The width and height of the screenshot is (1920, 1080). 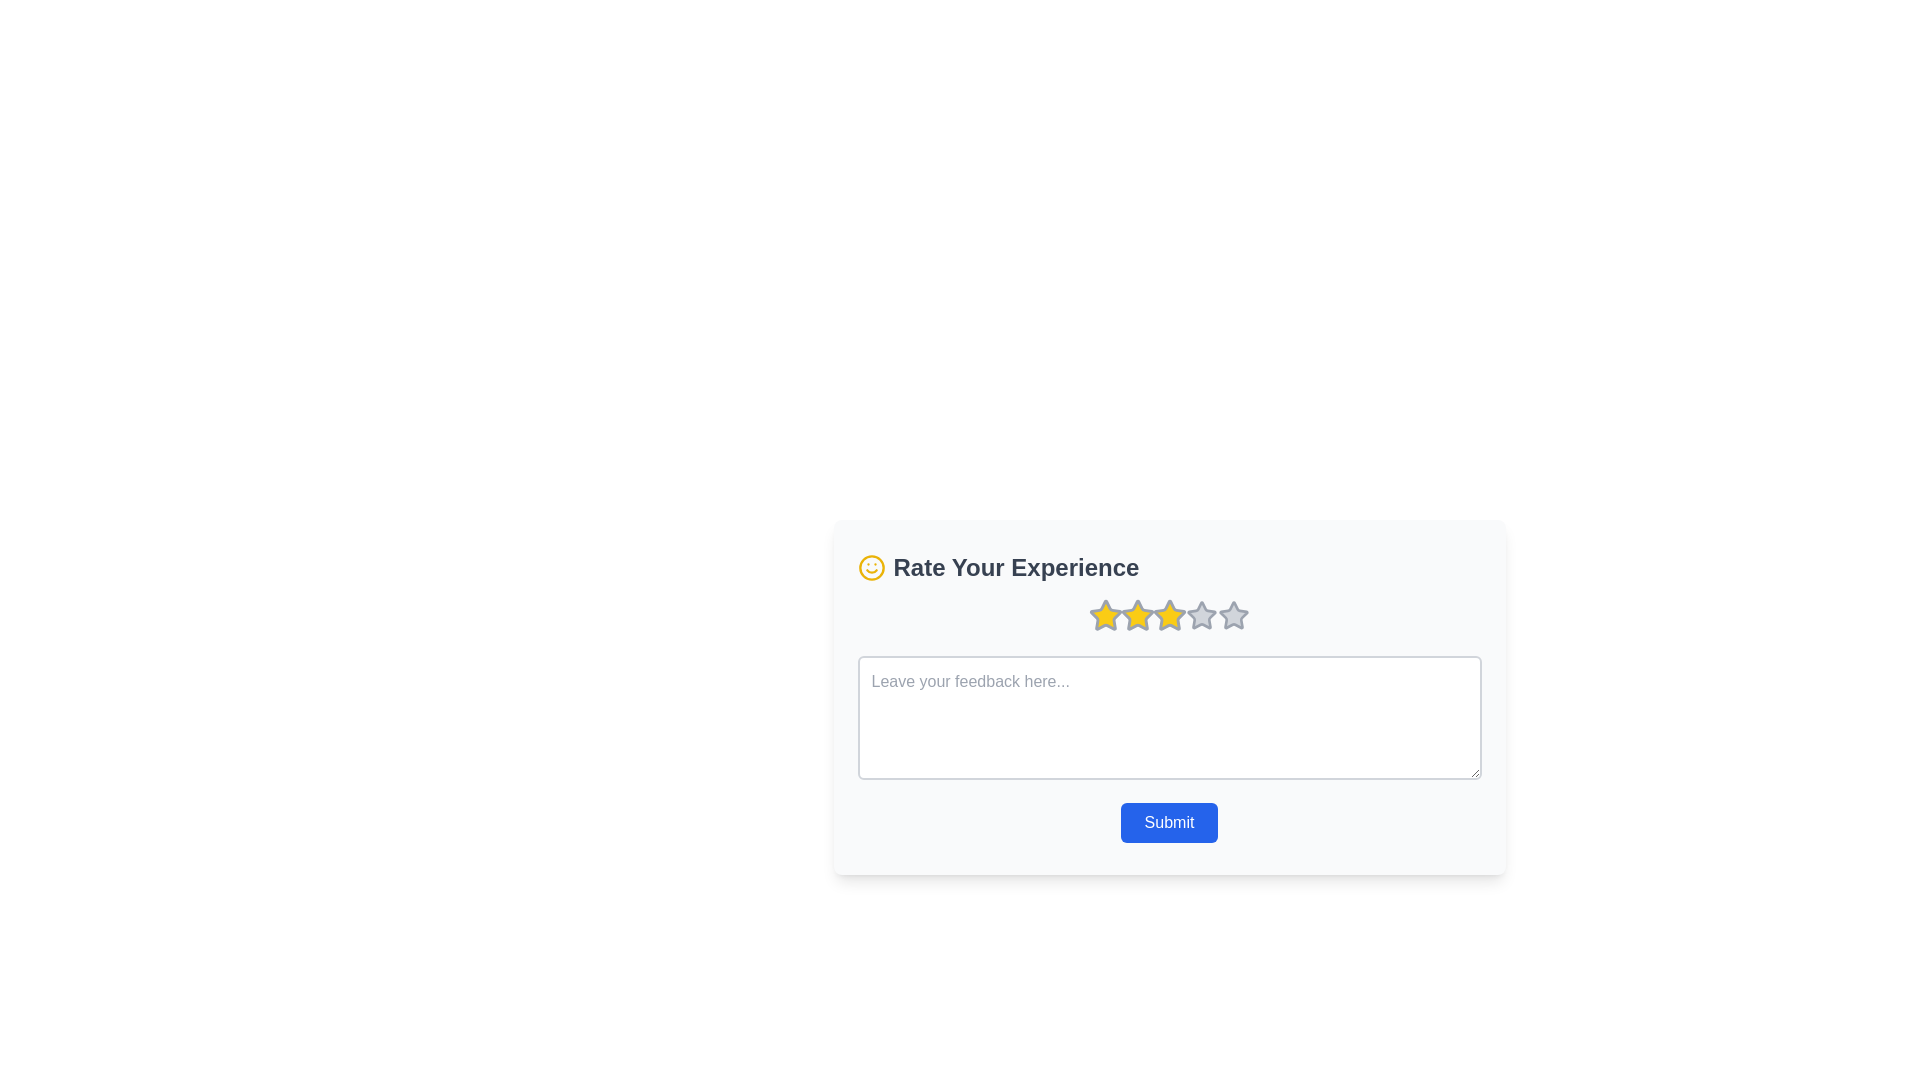 What do you see at coordinates (1104, 615) in the screenshot?
I see `the first yellow star-shaped rating icon in a row of five` at bounding box center [1104, 615].